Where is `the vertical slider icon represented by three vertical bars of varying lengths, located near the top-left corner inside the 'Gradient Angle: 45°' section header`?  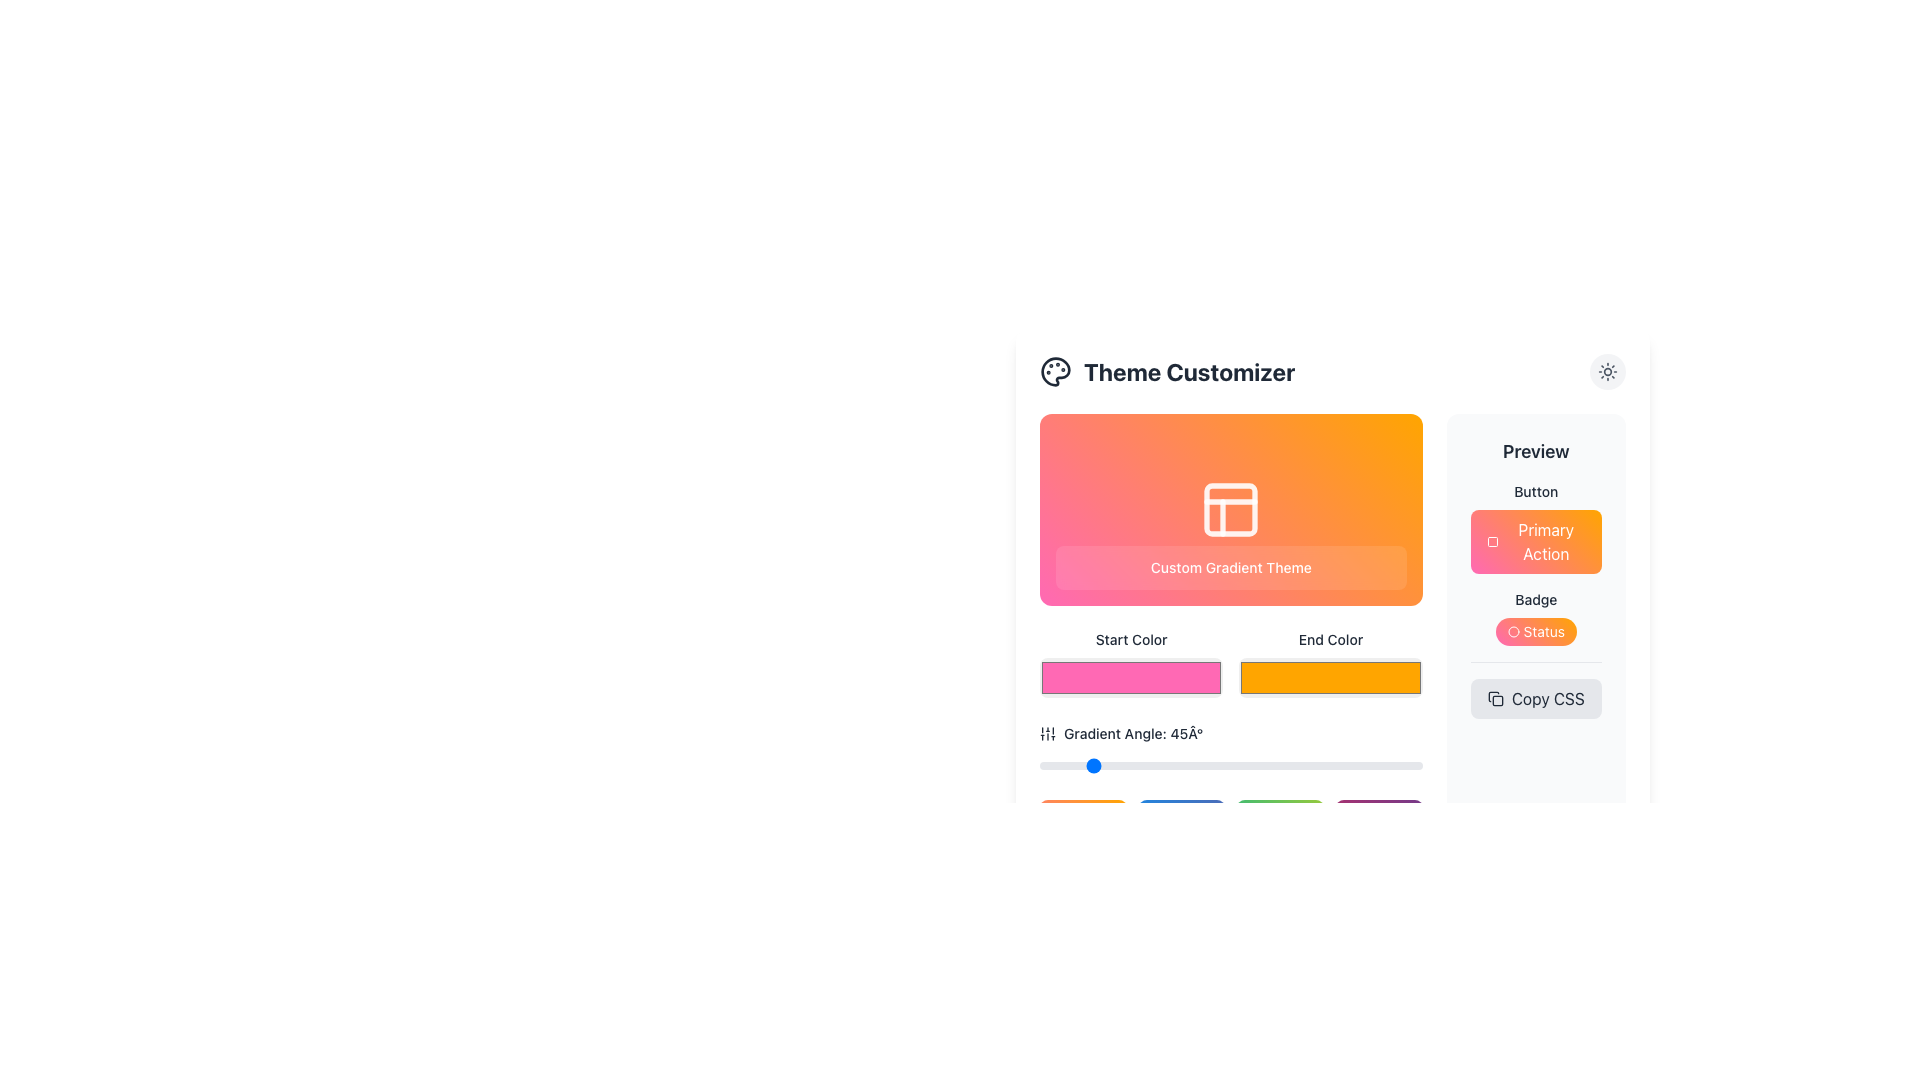 the vertical slider icon represented by three vertical bars of varying lengths, located near the top-left corner inside the 'Gradient Angle: 45°' section header is located at coordinates (1046, 733).